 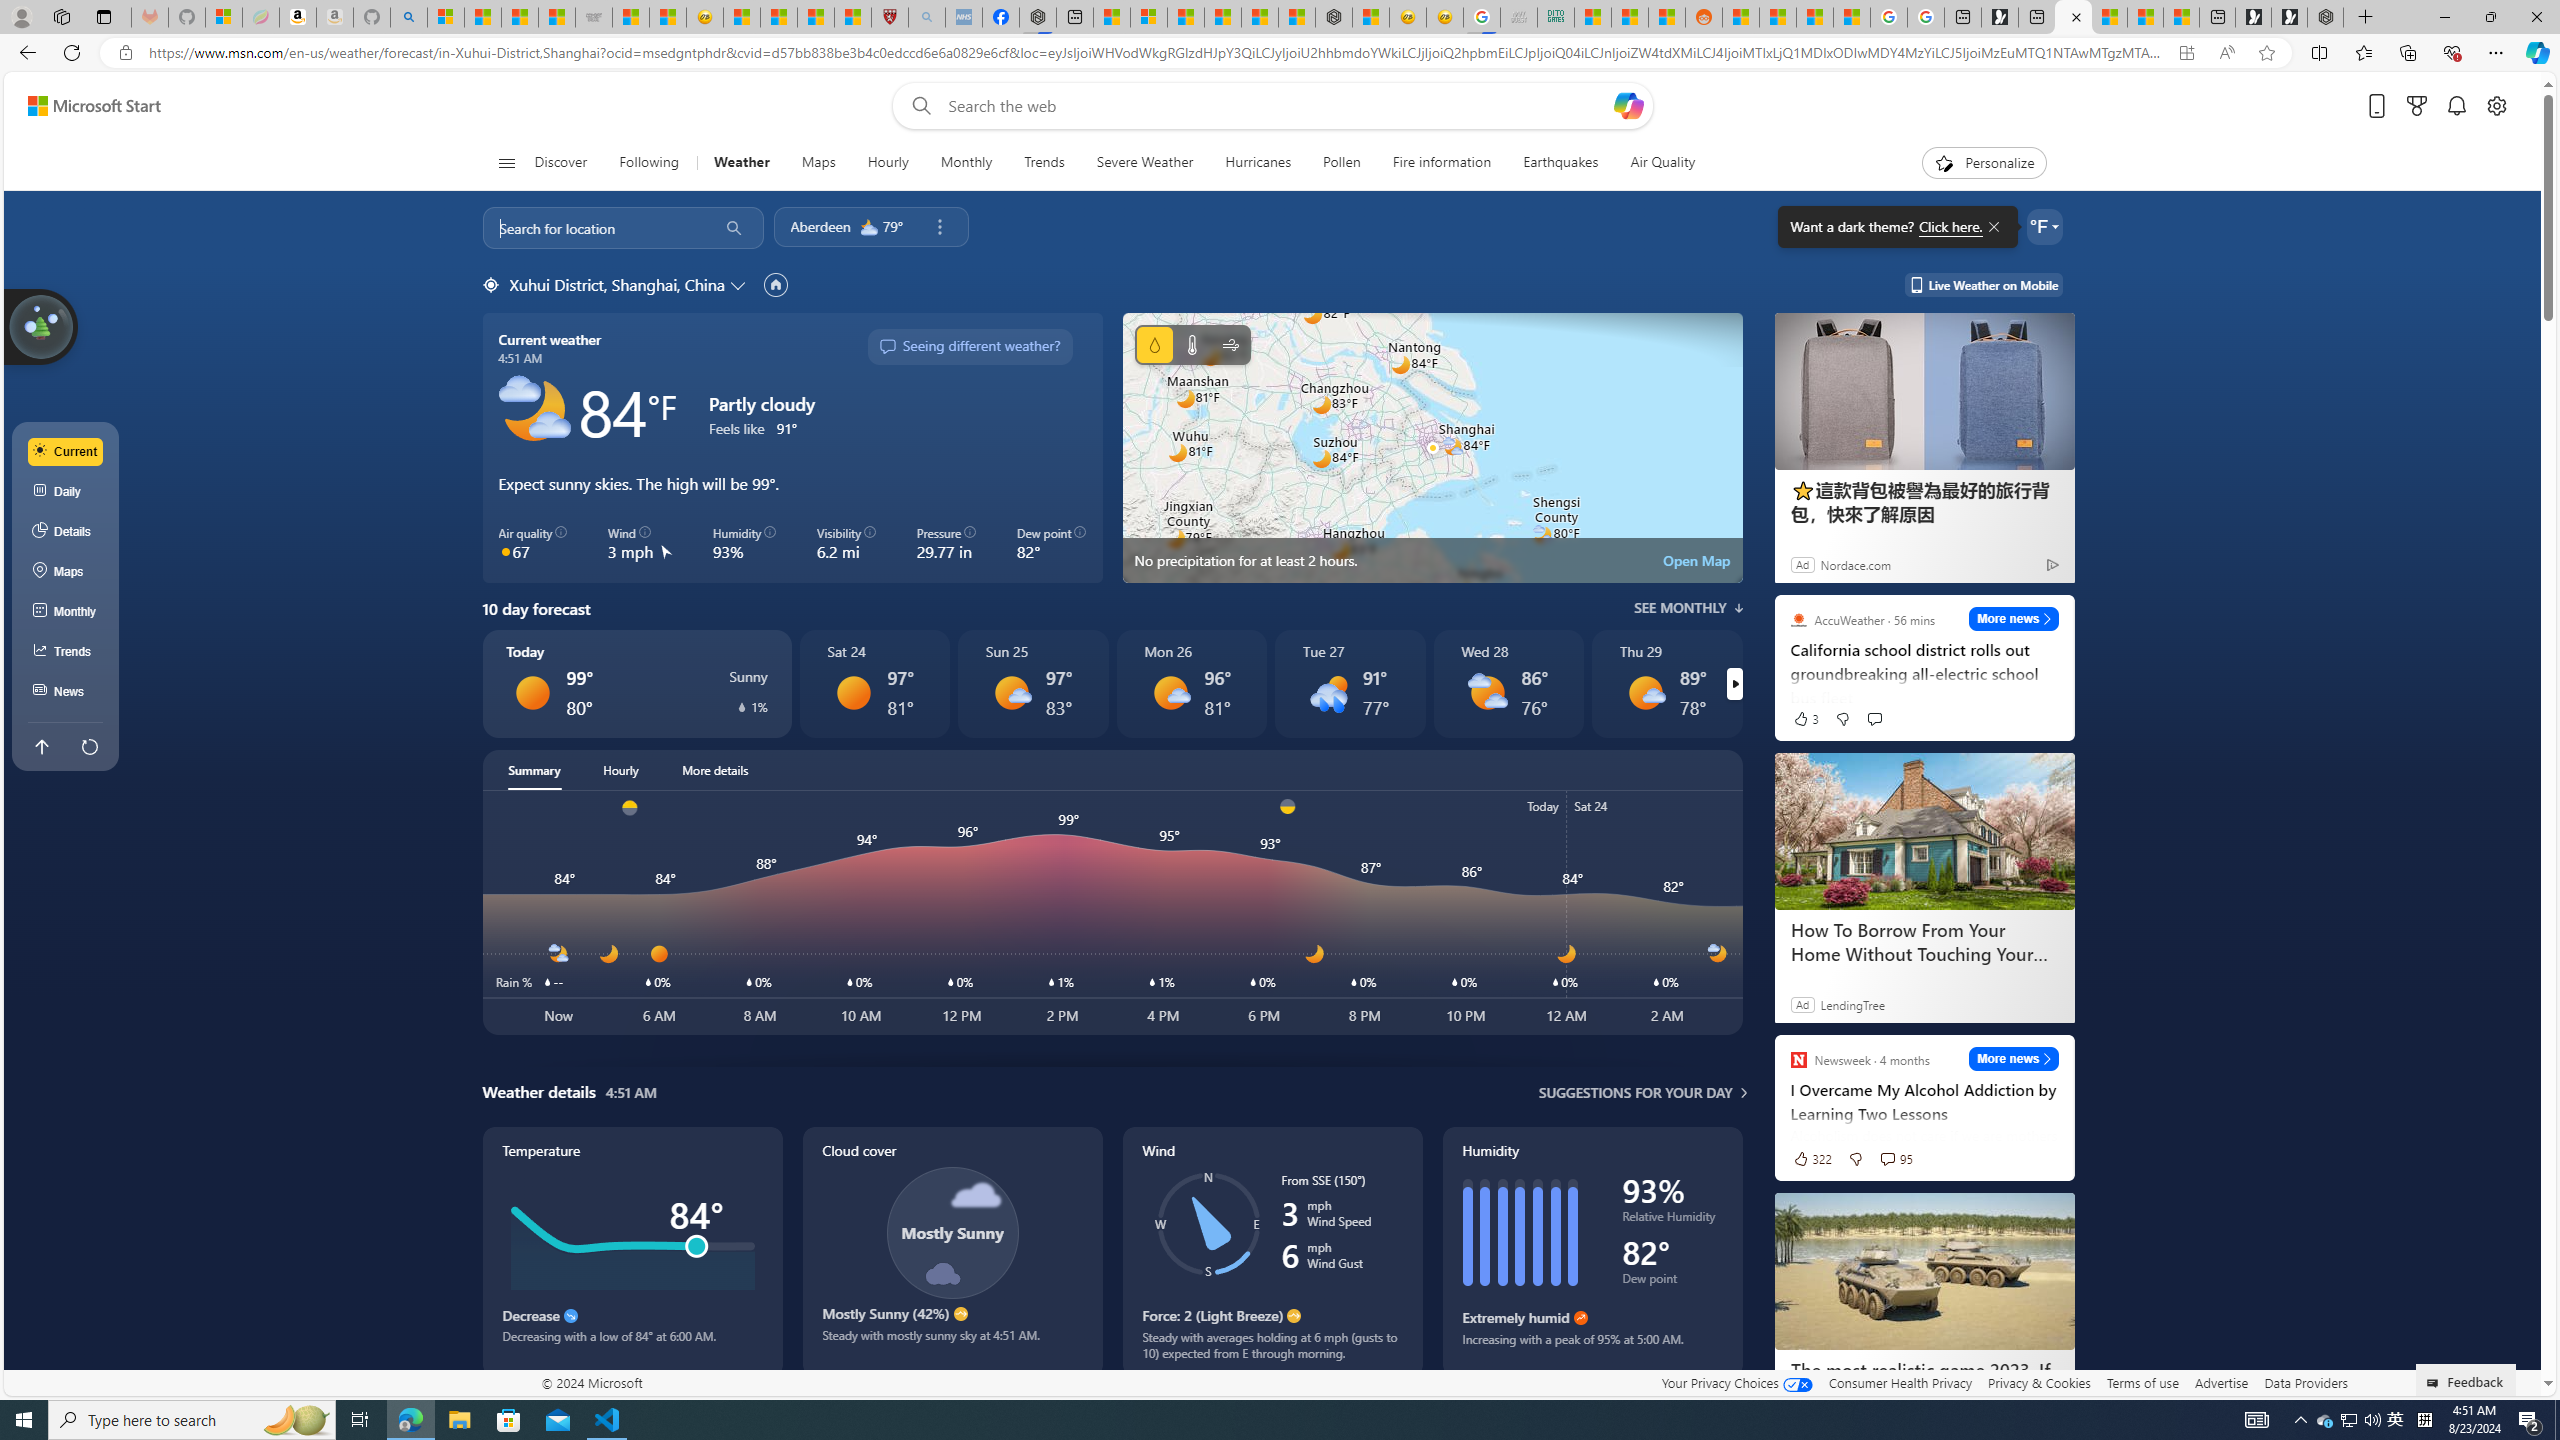 What do you see at coordinates (93, 106) in the screenshot?
I see `'Microsoft Start'` at bounding box center [93, 106].